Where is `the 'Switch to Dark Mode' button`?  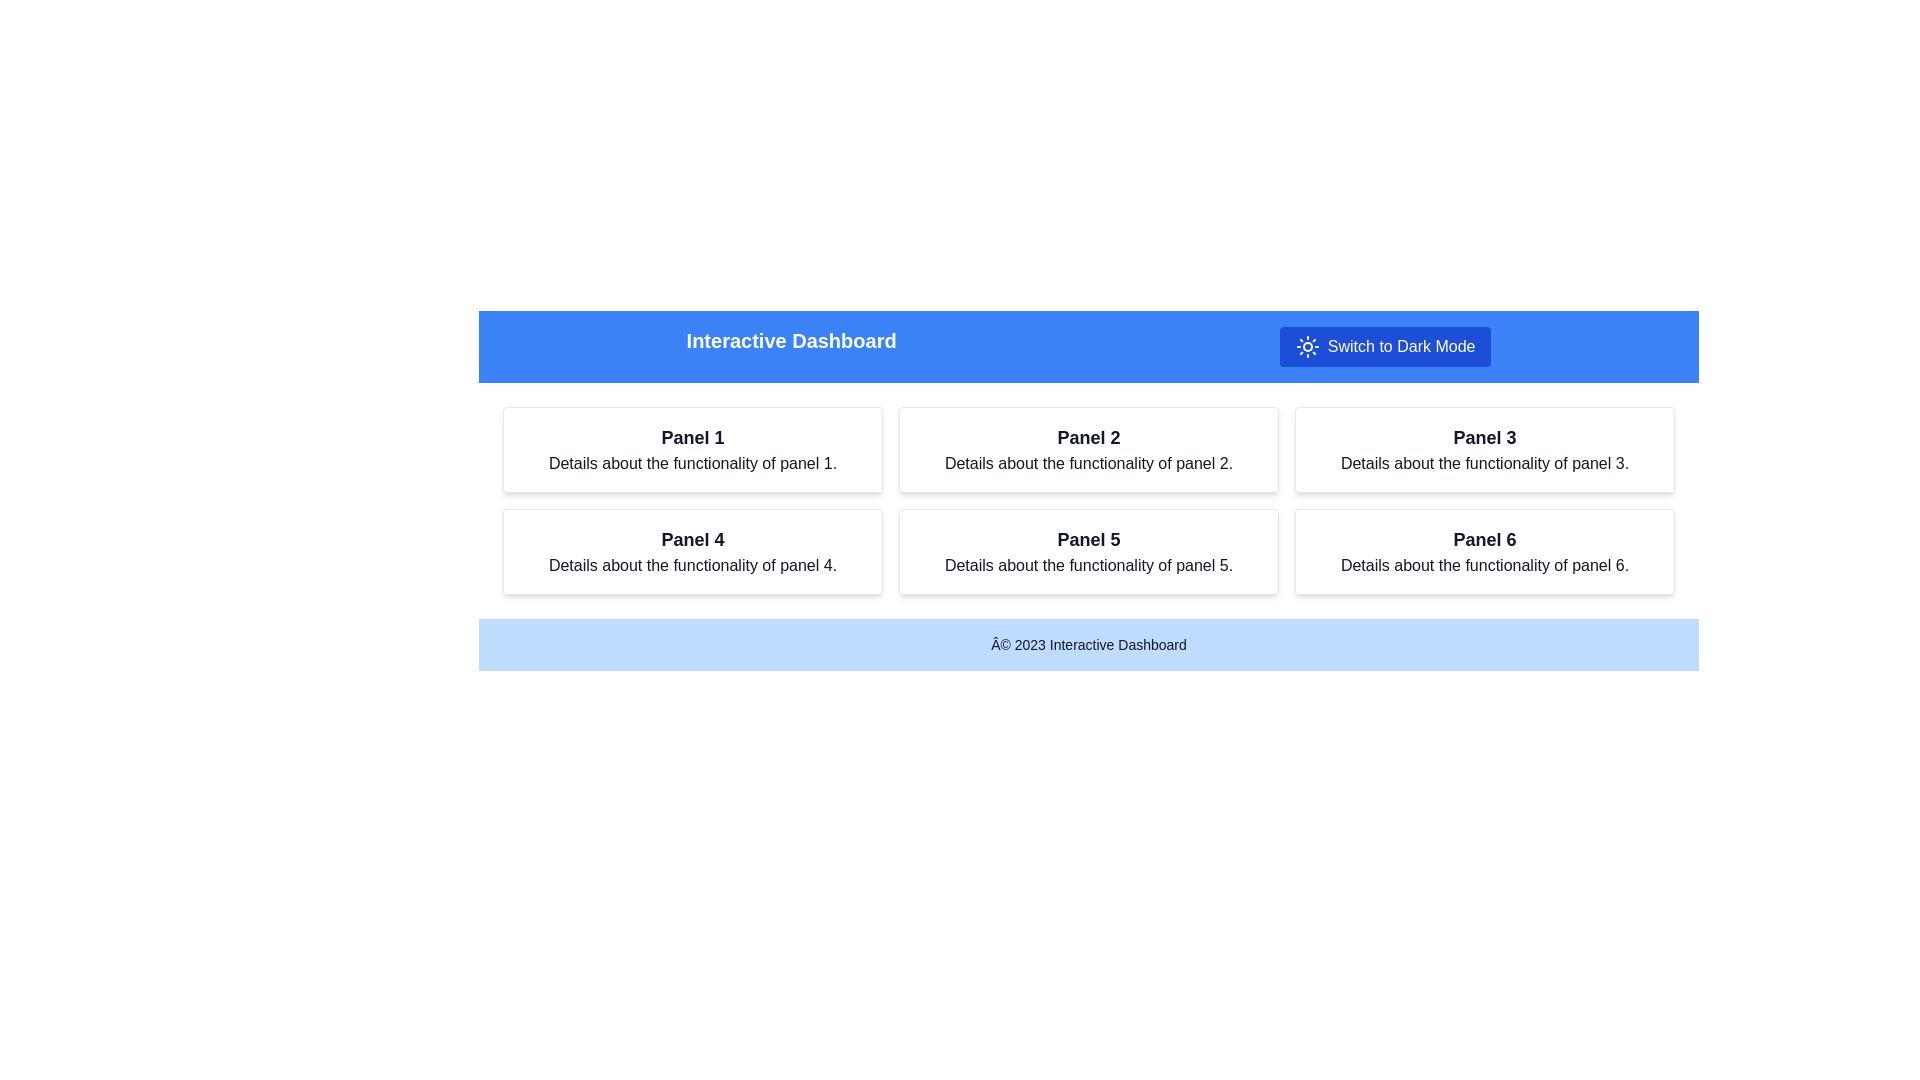 the 'Switch to Dark Mode' button is located at coordinates (1307, 346).